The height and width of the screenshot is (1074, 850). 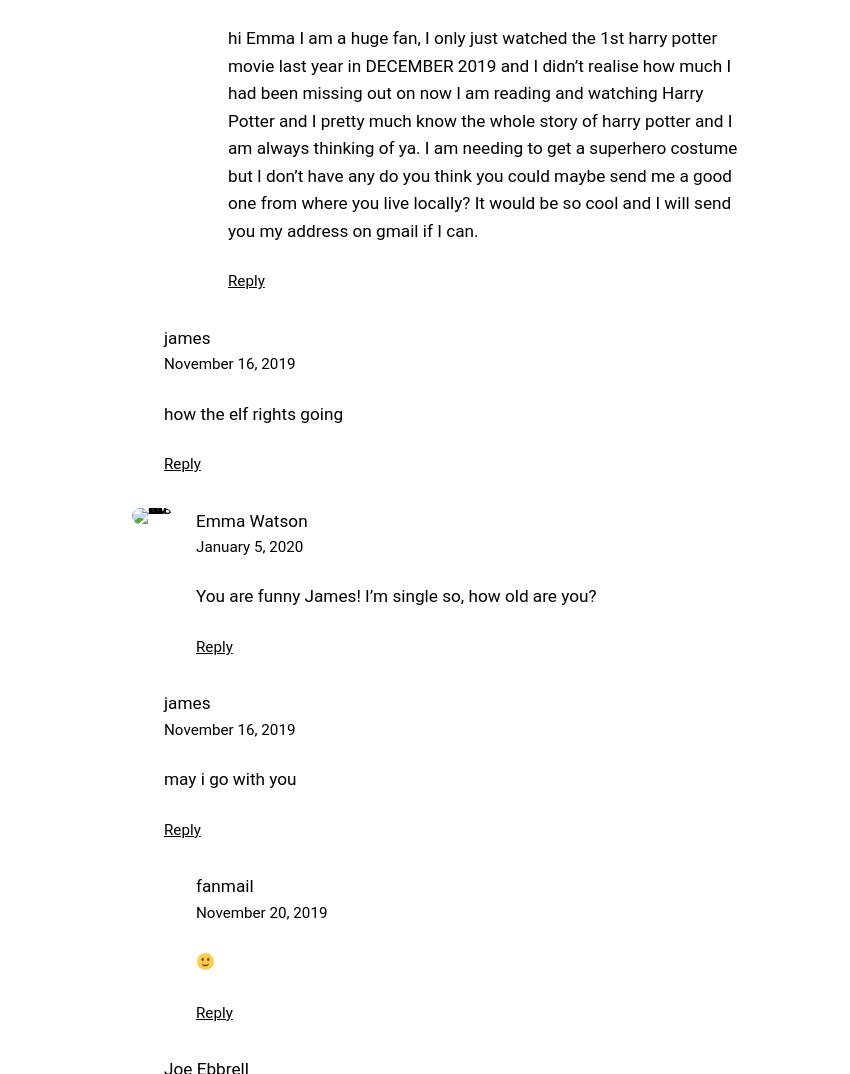 I want to click on 'fanmail', so click(x=224, y=885).